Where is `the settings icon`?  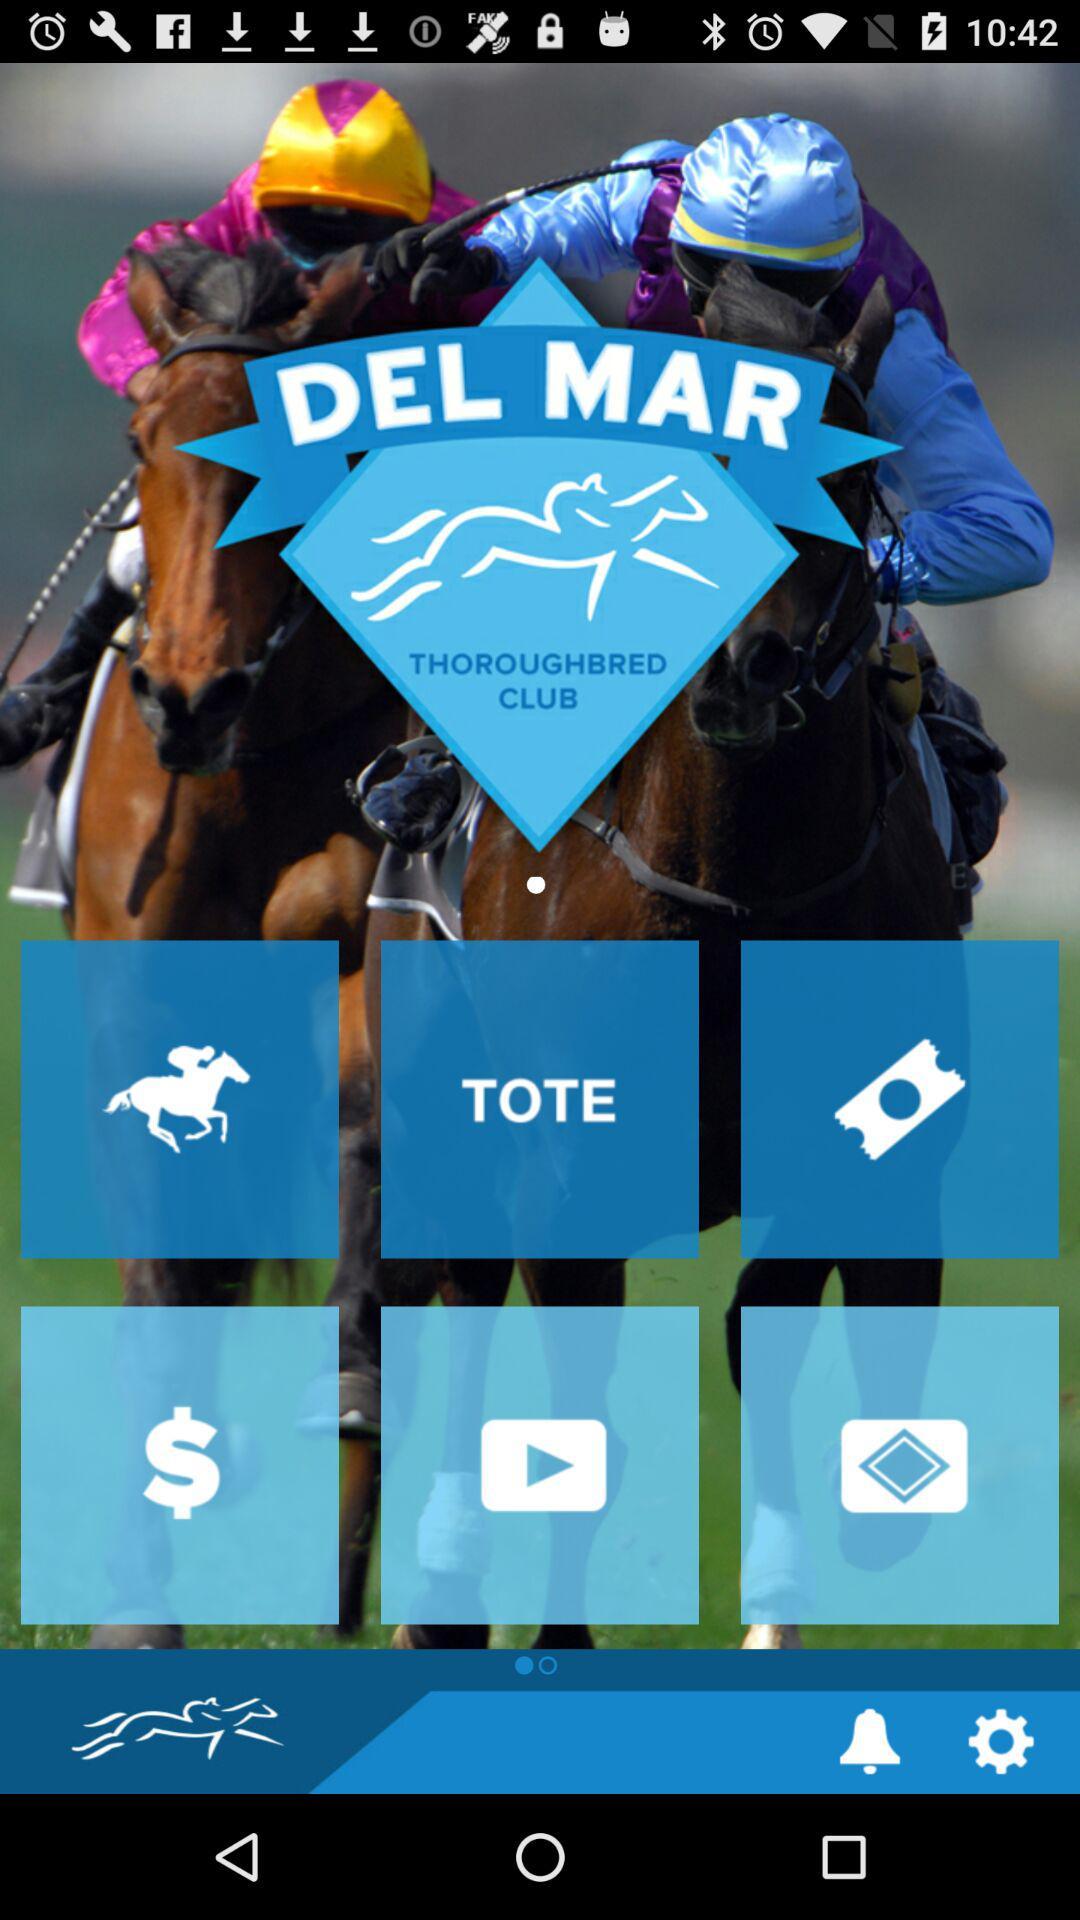
the settings icon is located at coordinates (1001, 1862).